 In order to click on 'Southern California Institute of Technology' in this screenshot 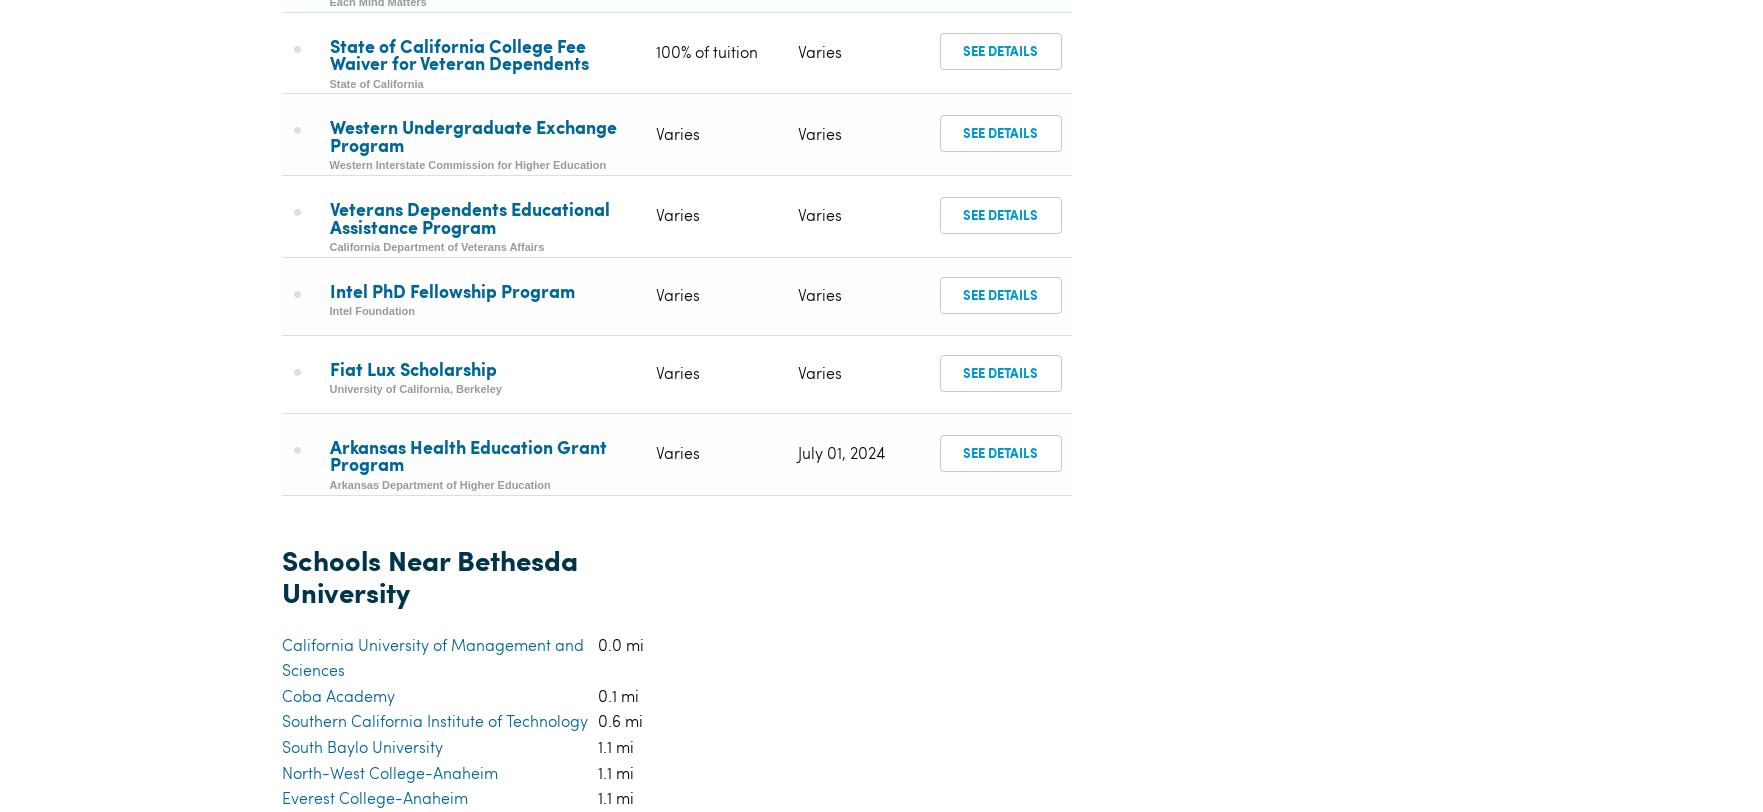, I will do `click(281, 316)`.